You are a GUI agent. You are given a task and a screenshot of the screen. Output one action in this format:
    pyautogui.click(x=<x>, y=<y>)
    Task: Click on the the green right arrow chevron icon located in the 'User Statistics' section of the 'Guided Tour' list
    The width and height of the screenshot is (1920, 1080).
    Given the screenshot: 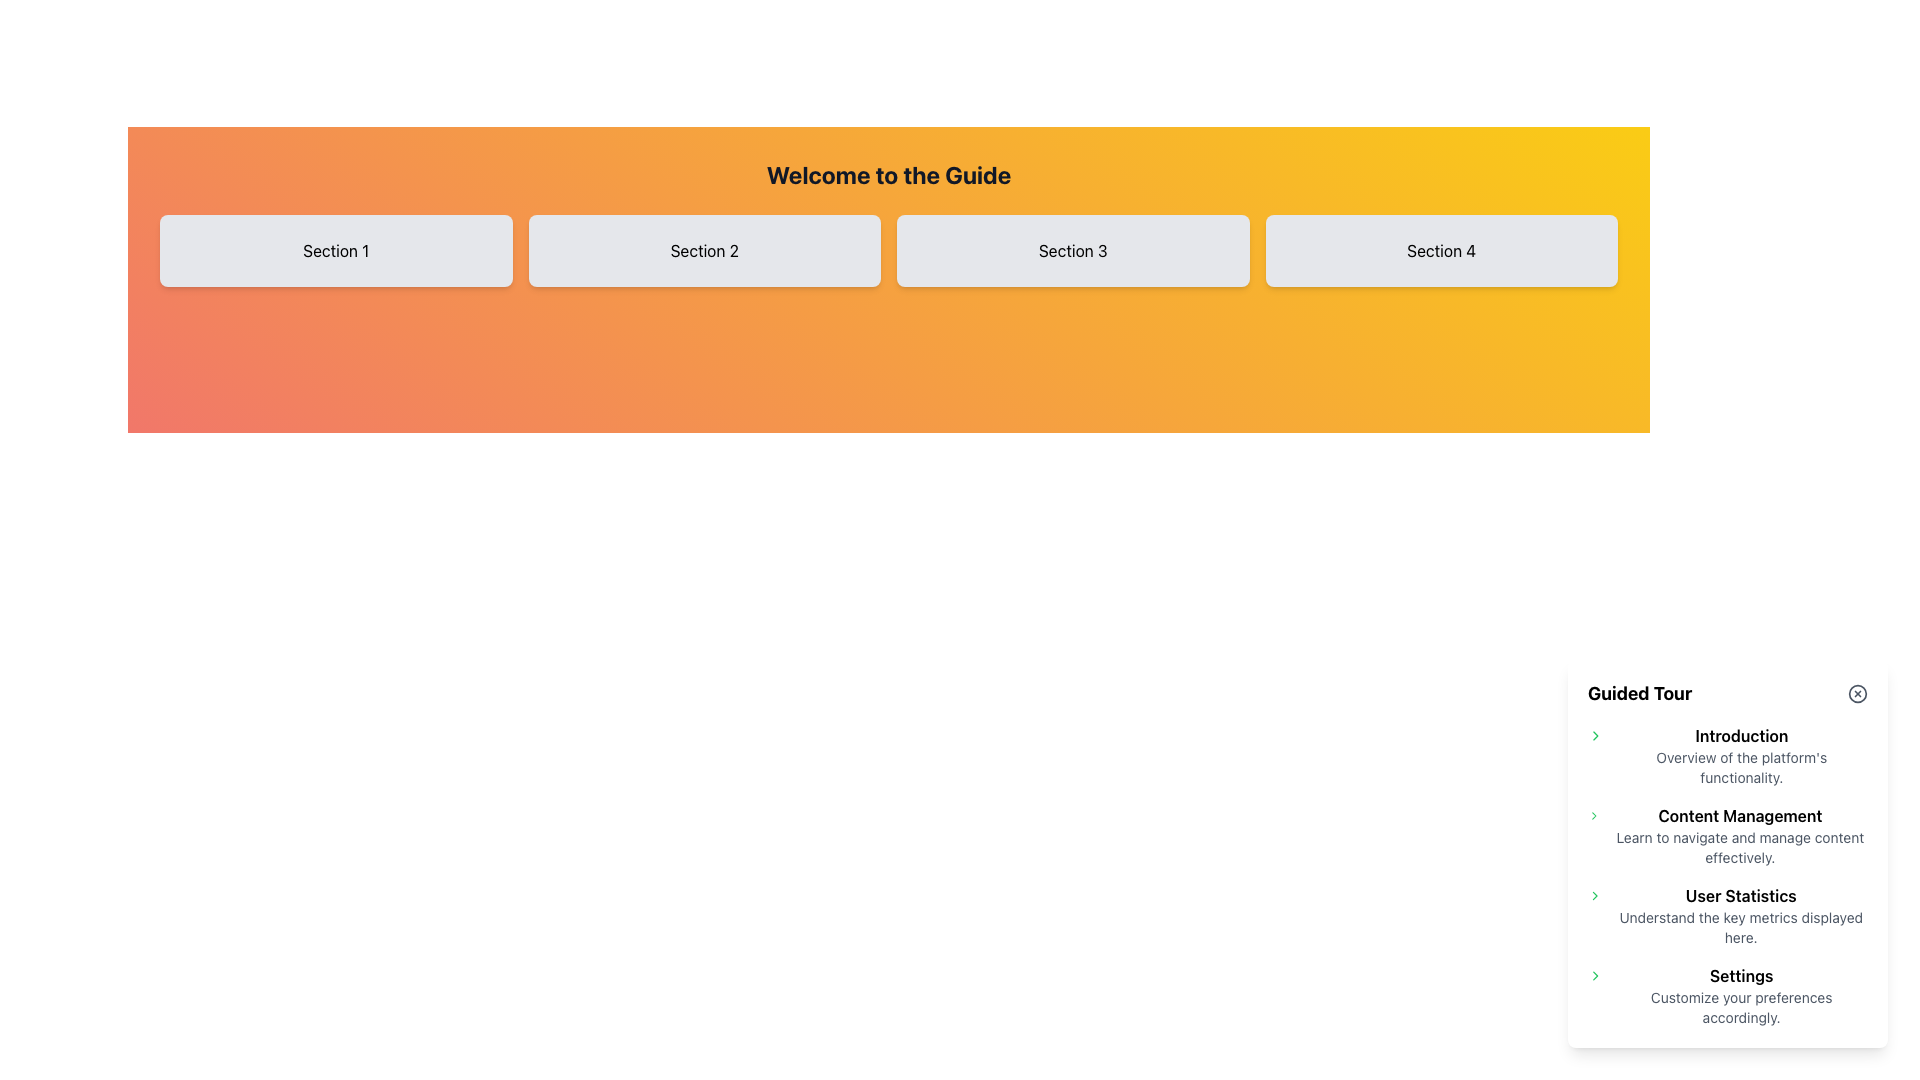 What is the action you would take?
    pyautogui.click(x=1594, y=894)
    